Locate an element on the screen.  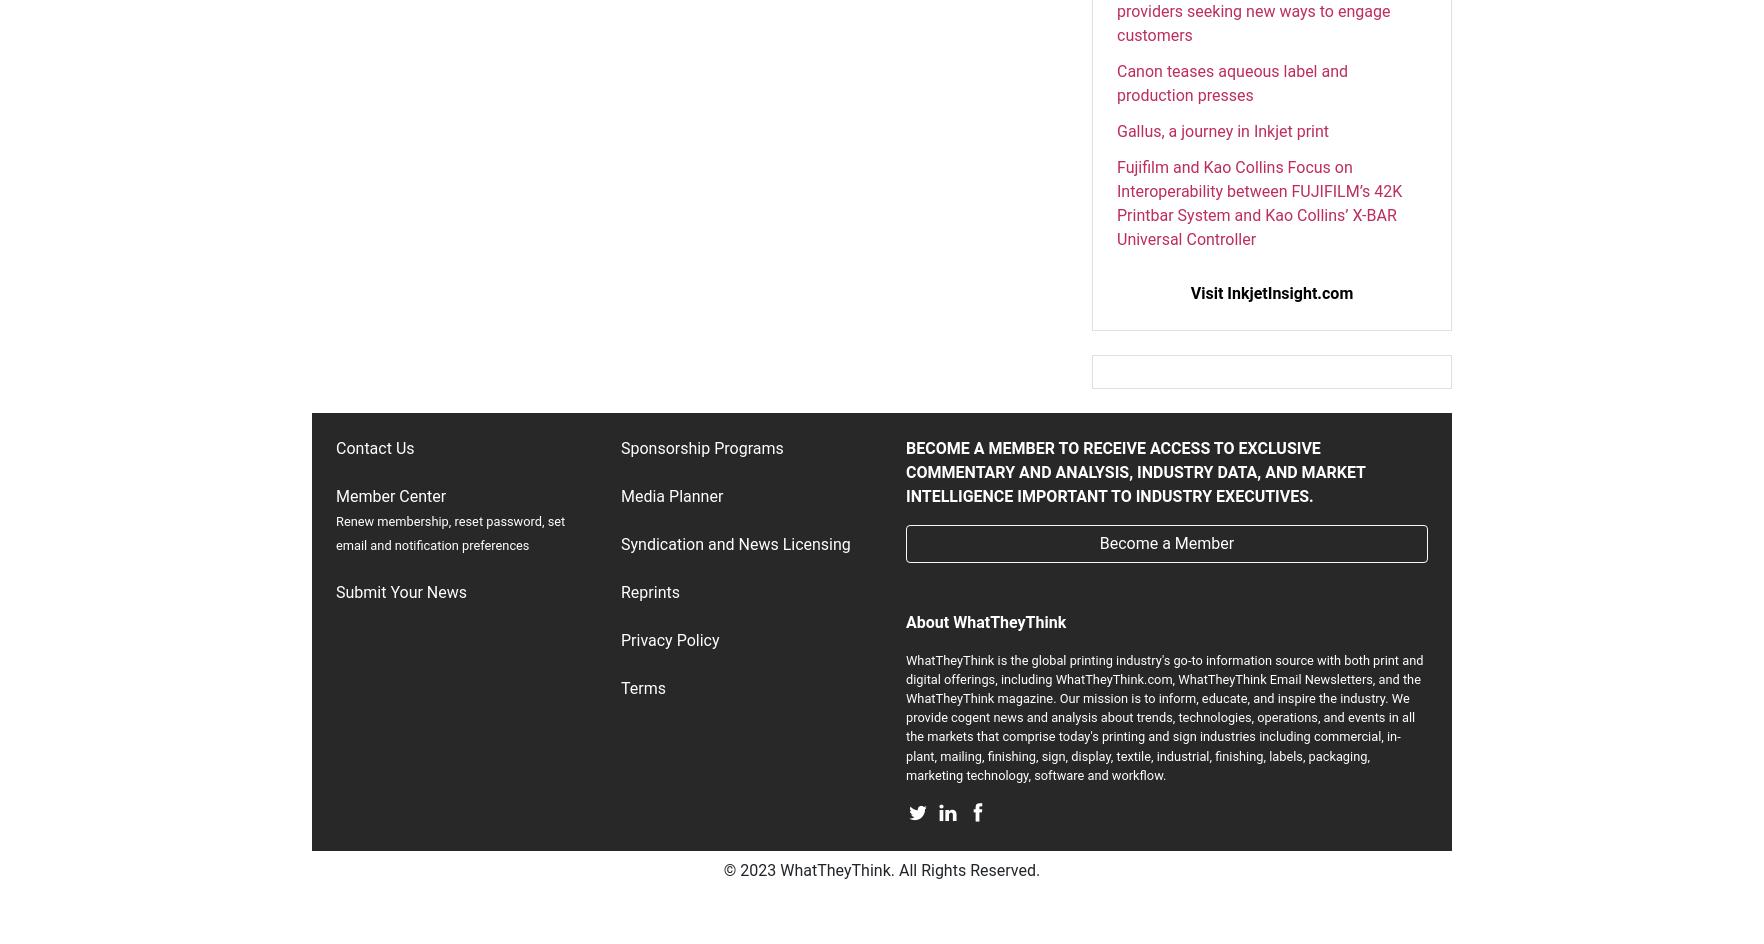
'Privacy Policy' is located at coordinates (669, 639).